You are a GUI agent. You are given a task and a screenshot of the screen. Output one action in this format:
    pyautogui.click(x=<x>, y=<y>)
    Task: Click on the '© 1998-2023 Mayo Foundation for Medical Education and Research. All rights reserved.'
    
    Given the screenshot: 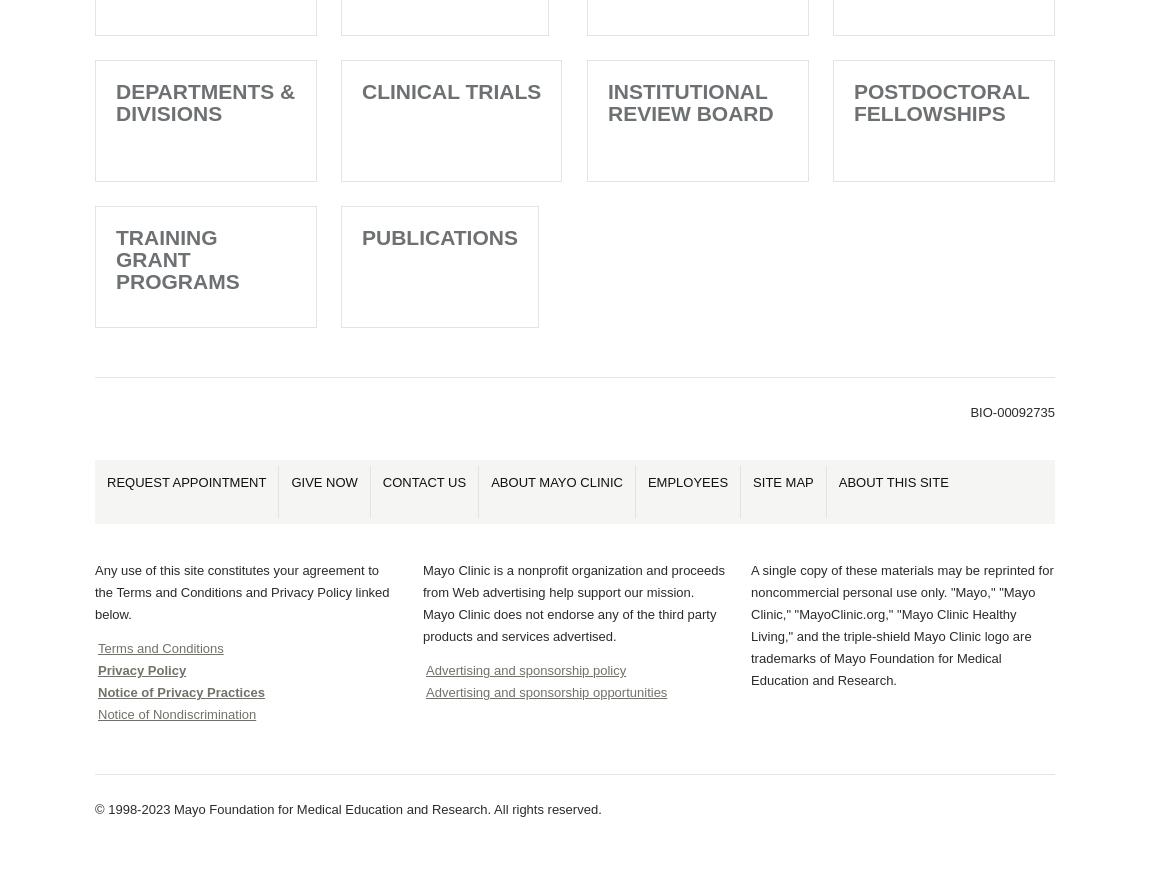 What is the action you would take?
    pyautogui.click(x=347, y=809)
    